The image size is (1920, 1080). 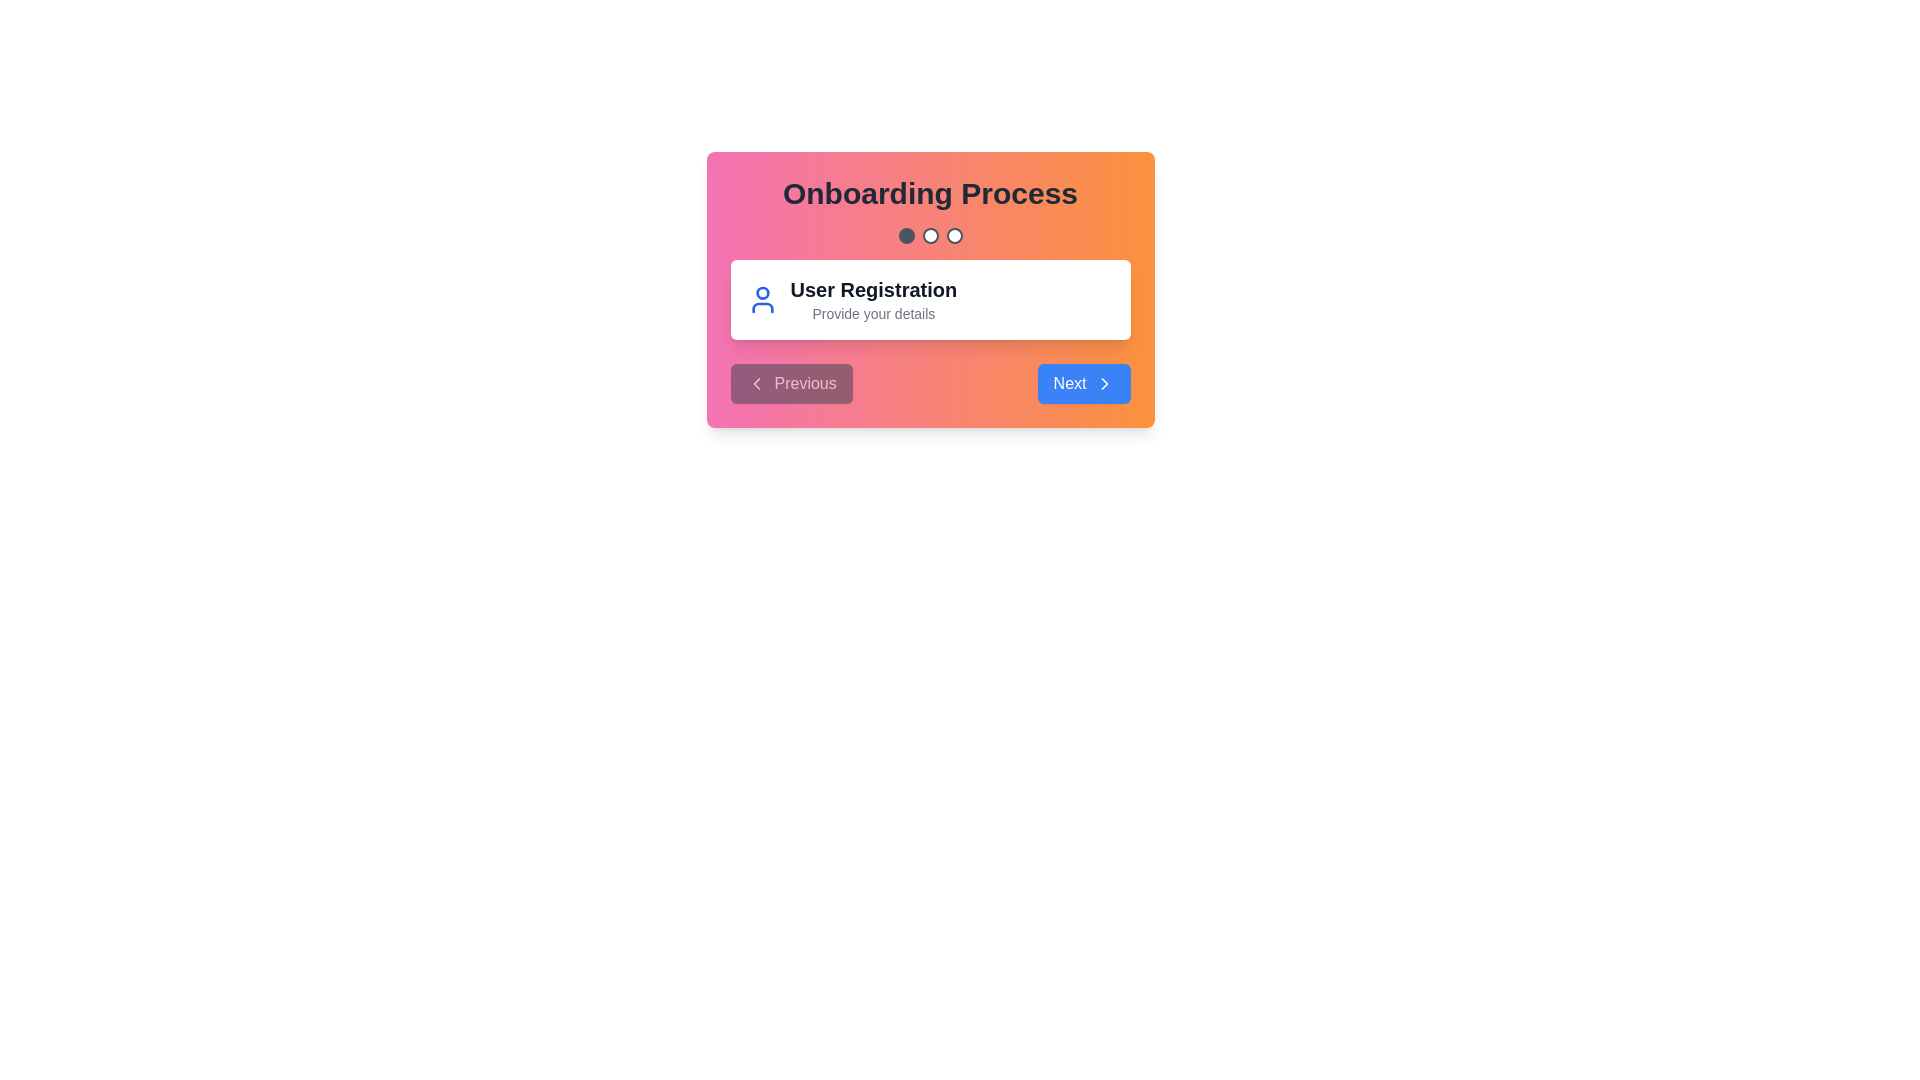 I want to click on the second circular indicator of the Progress Indicator (Step), so click(x=929, y=234).